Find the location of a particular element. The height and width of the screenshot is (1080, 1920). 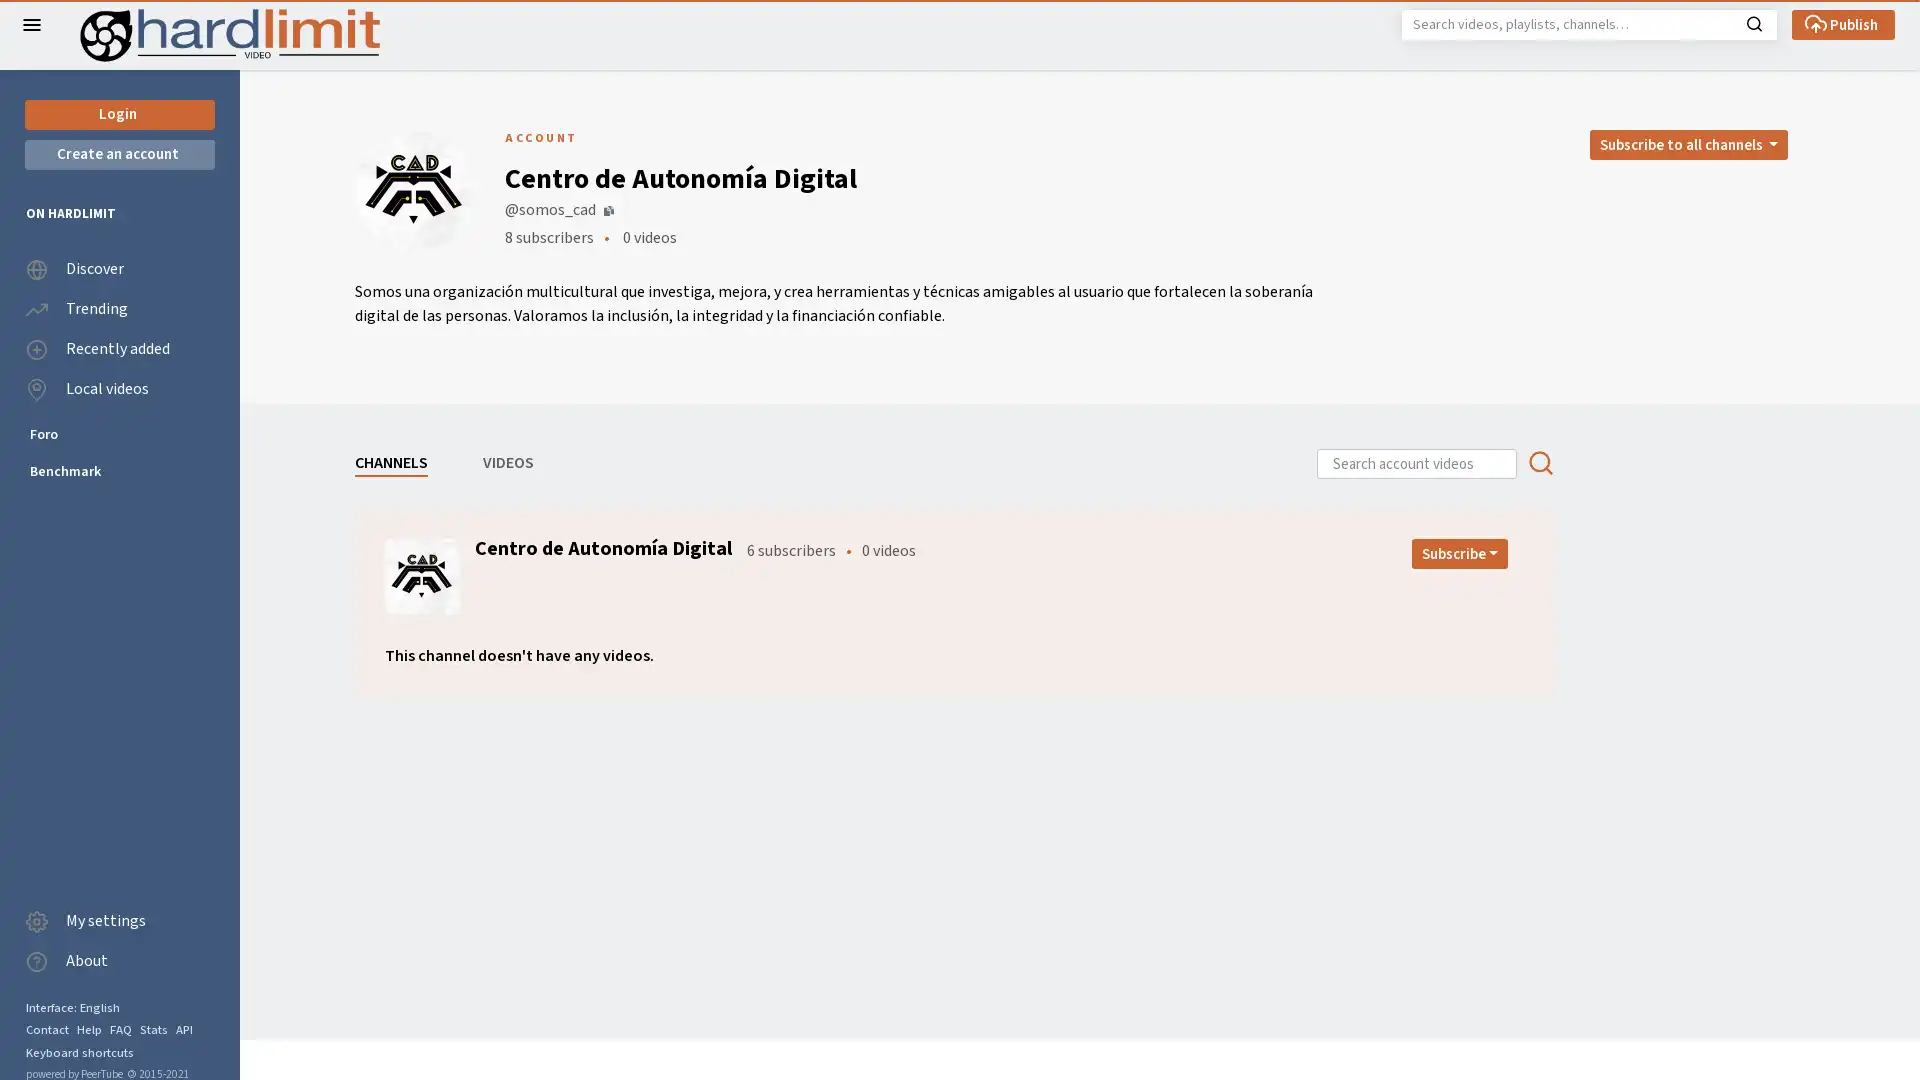

Interface: English is located at coordinates (72, 1007).